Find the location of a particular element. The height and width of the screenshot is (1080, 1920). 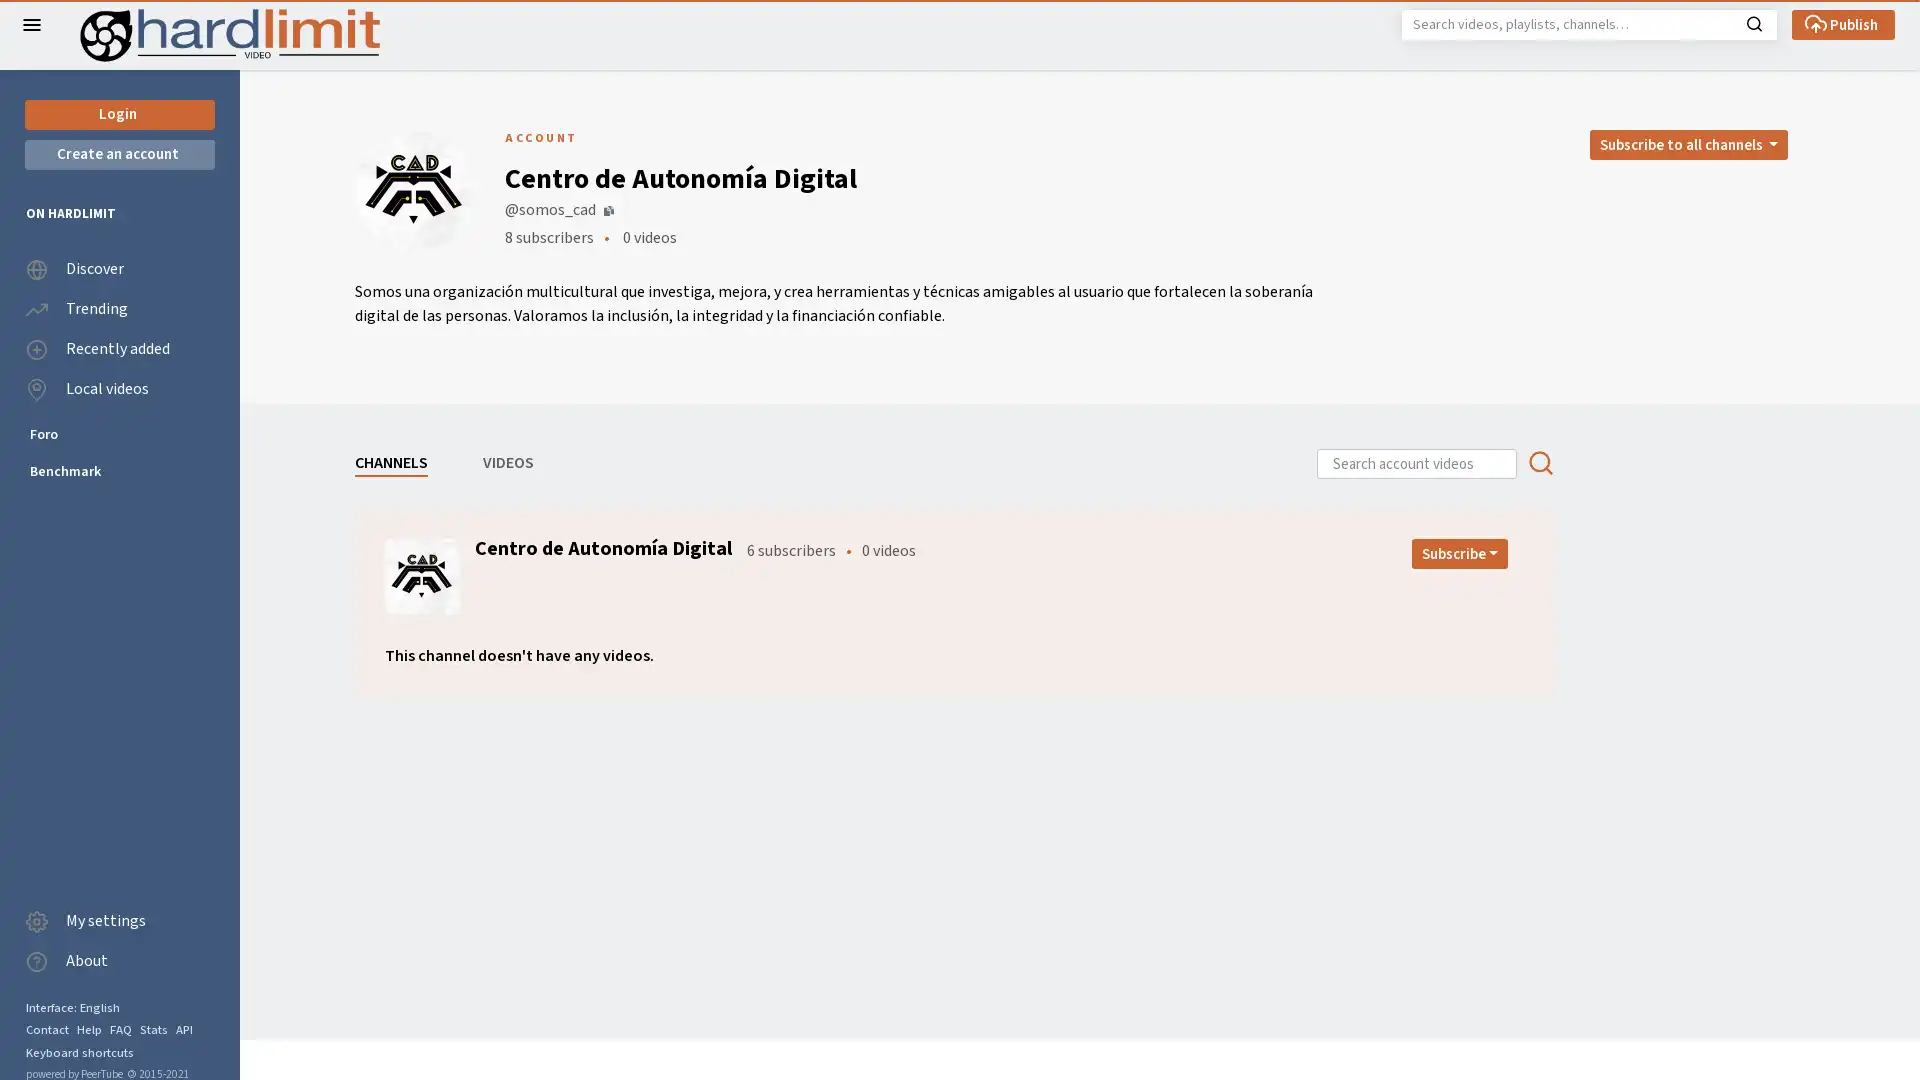

Interface: English is located at coordinates (72, 1007).